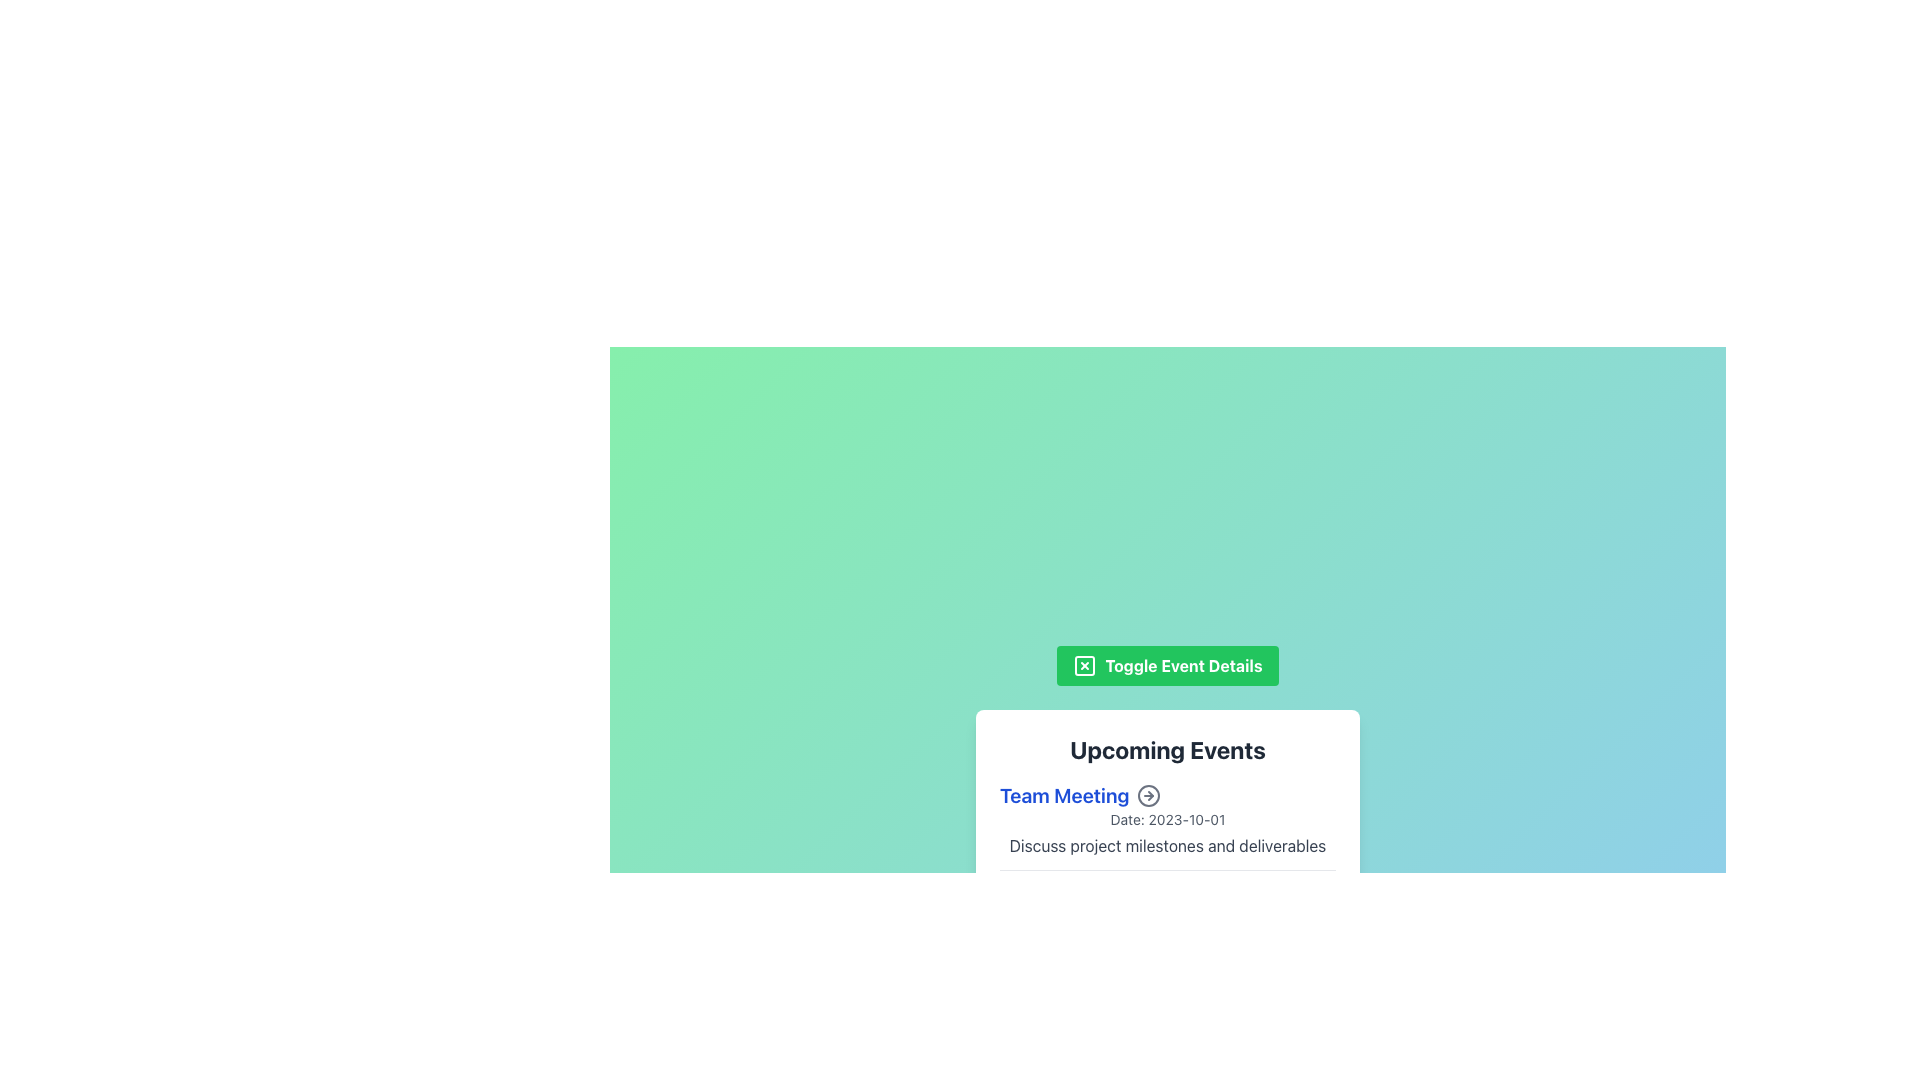 This screenshot has height=1080, width=1920. I want to click on the text label displaying 'Date: 2023-10-01', which is located beneath the 'Team Meeting' heading, so click(1167, 819).